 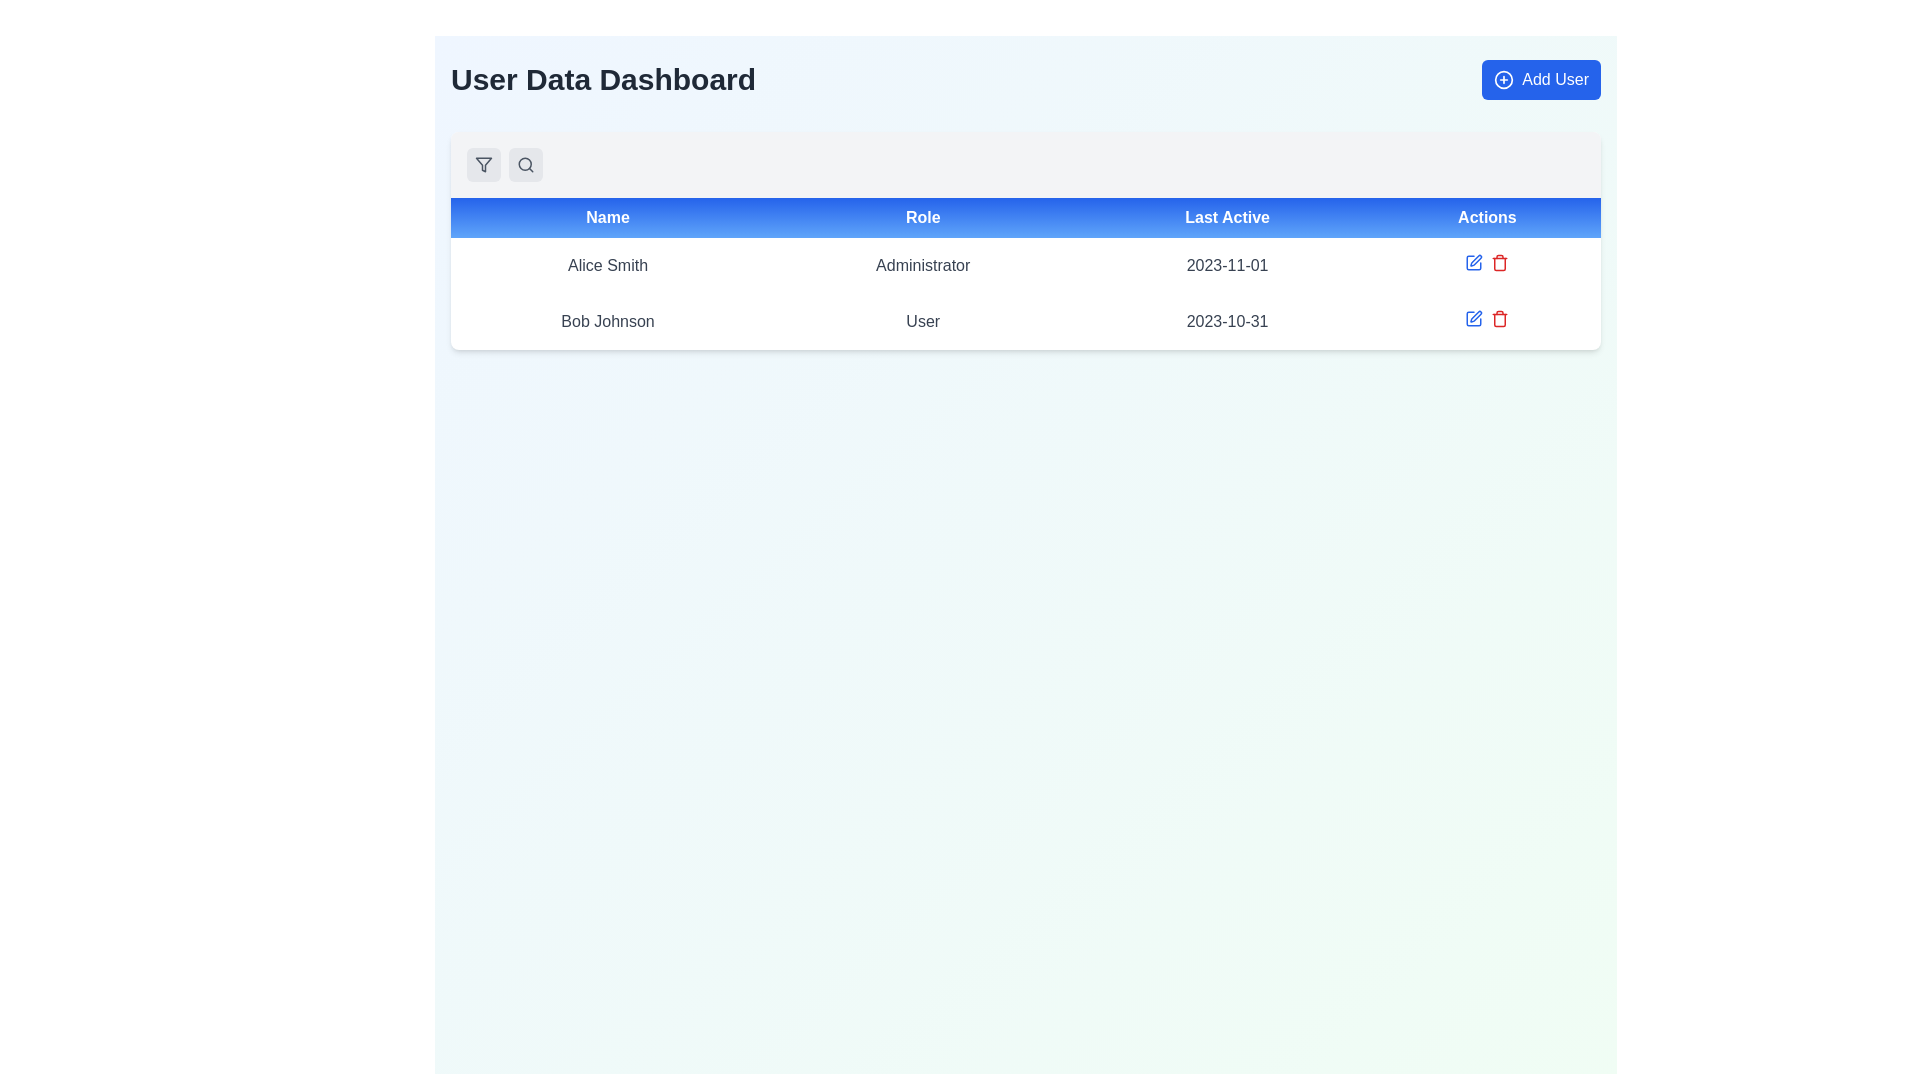 I want to click on the button with a magnifying glass icon, so click(x=526, y=164).